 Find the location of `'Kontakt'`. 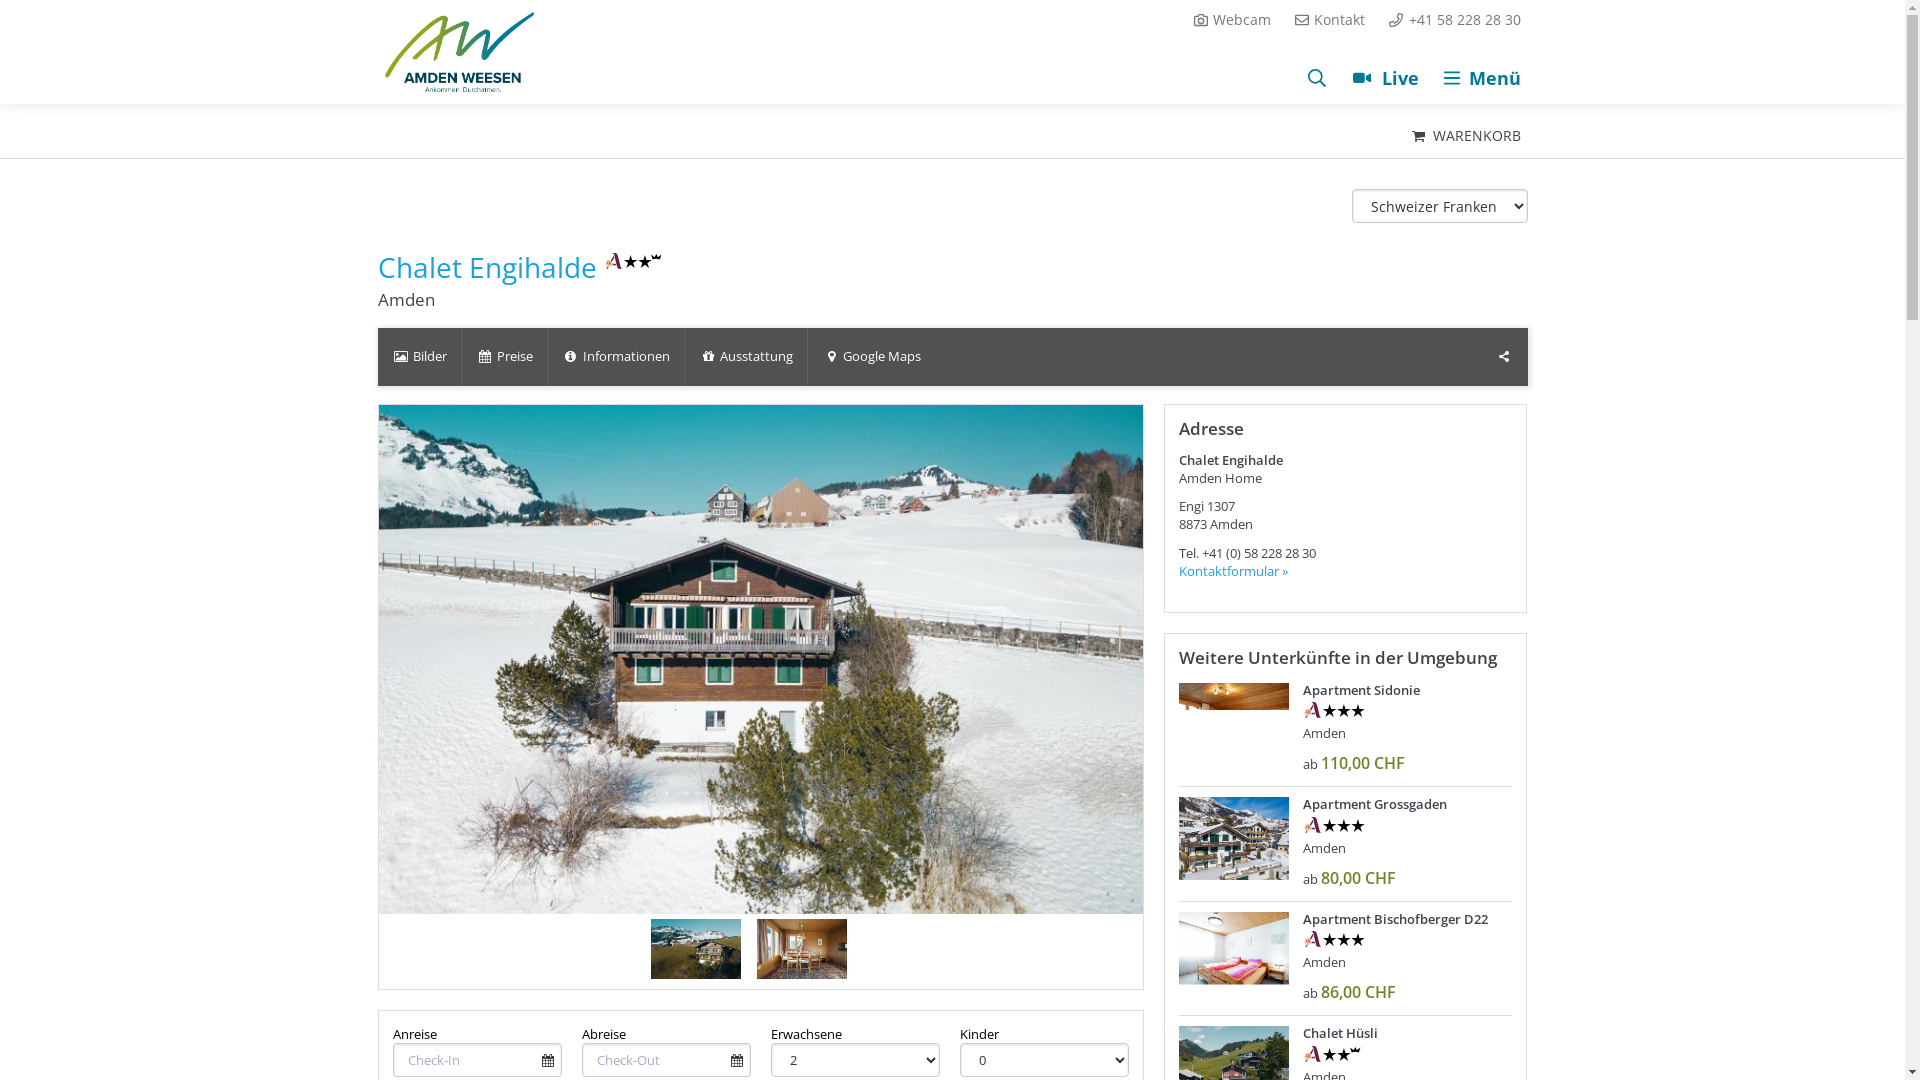

'Kontakt' is located at coordinates (1329, 20).